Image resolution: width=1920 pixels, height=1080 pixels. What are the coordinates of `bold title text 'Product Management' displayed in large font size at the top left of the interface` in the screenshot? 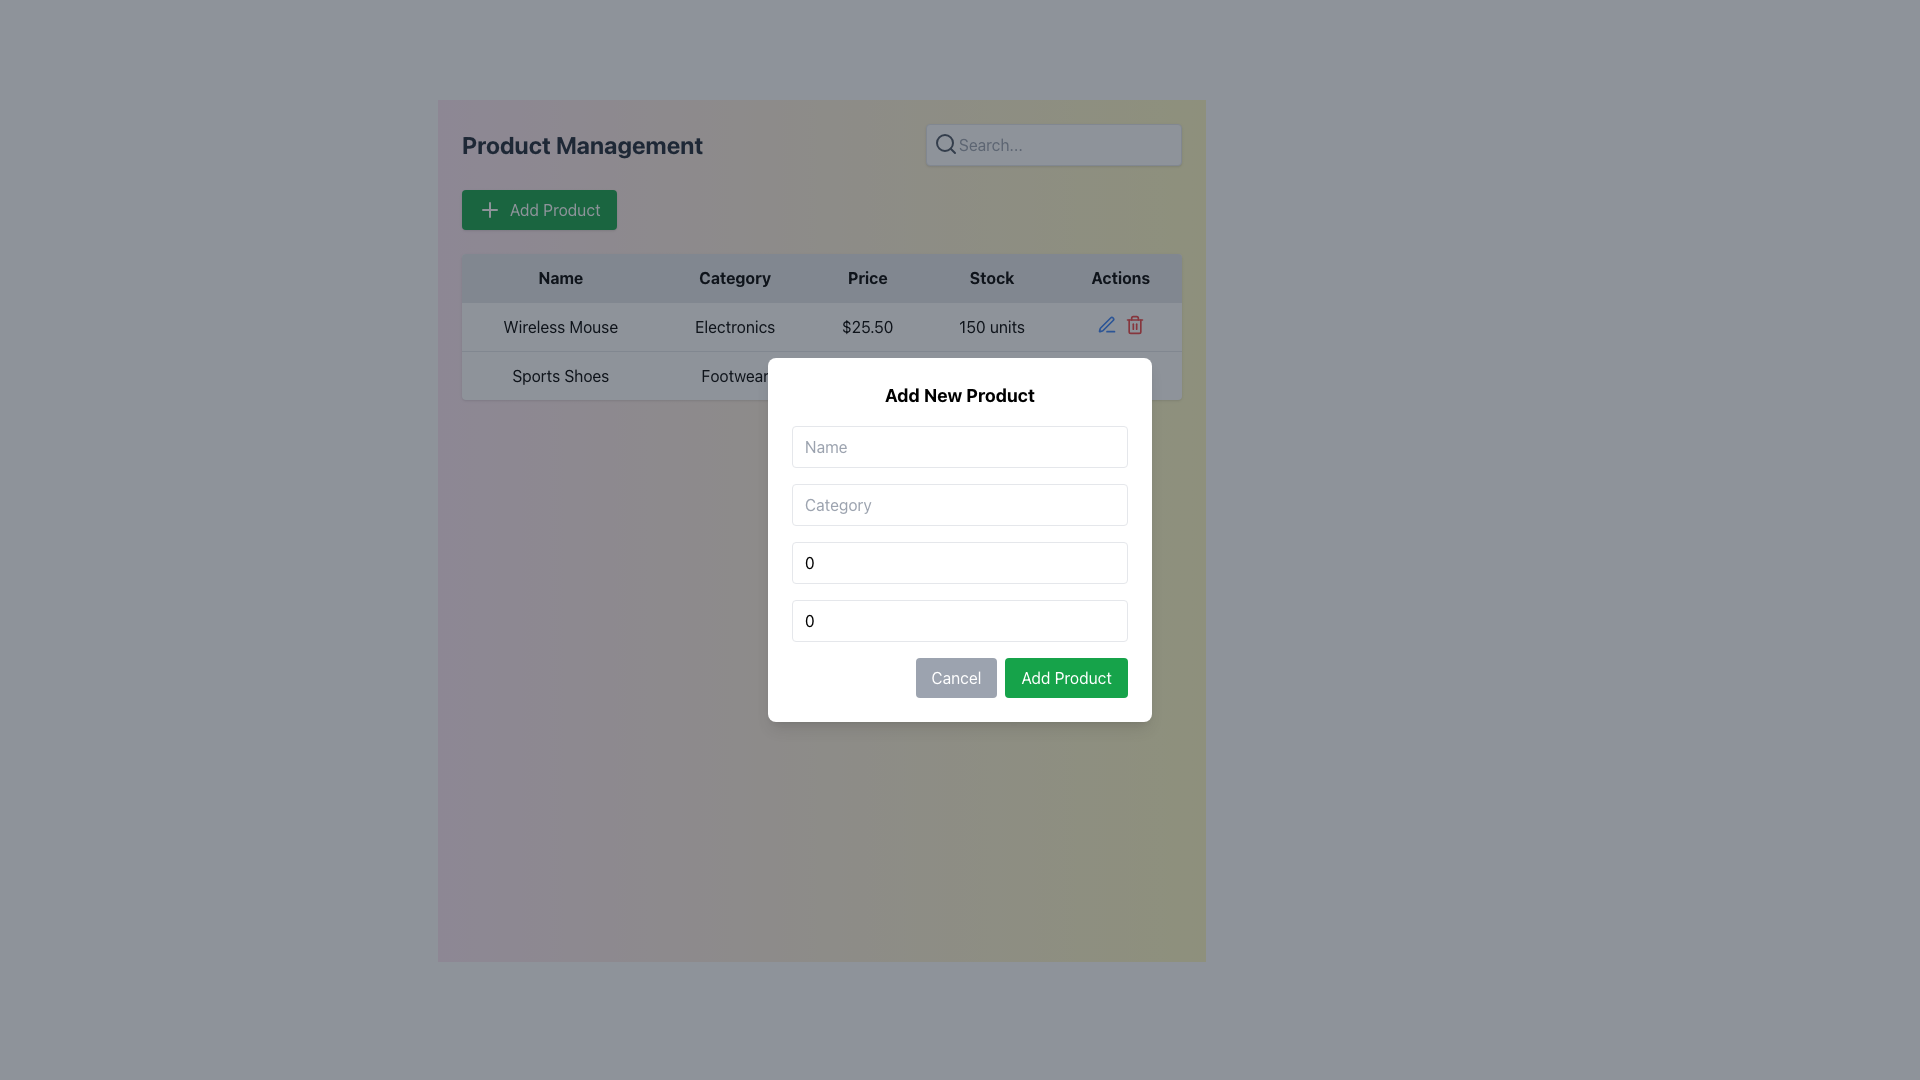 It's located at (581, 144).